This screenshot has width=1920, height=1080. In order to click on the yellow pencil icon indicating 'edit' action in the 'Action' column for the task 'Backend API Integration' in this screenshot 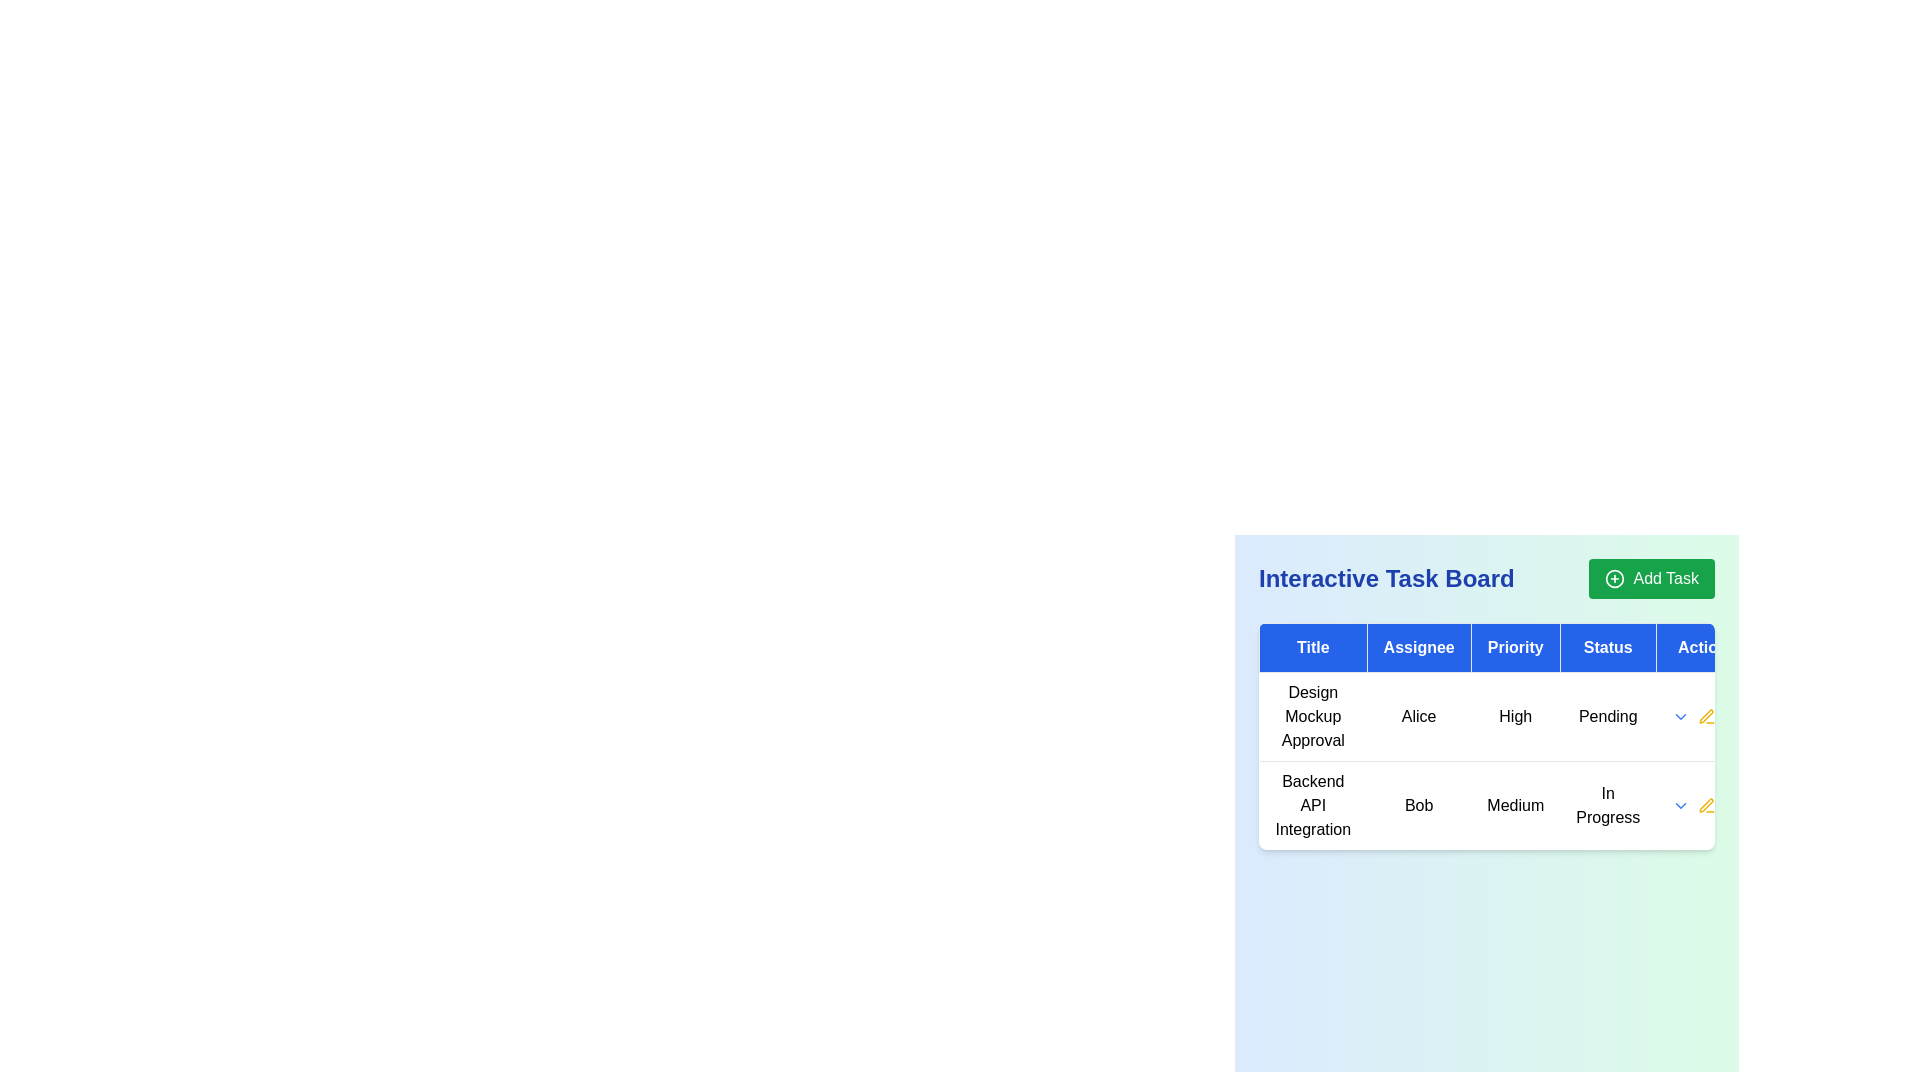, I will do `click(1706, 805)`.